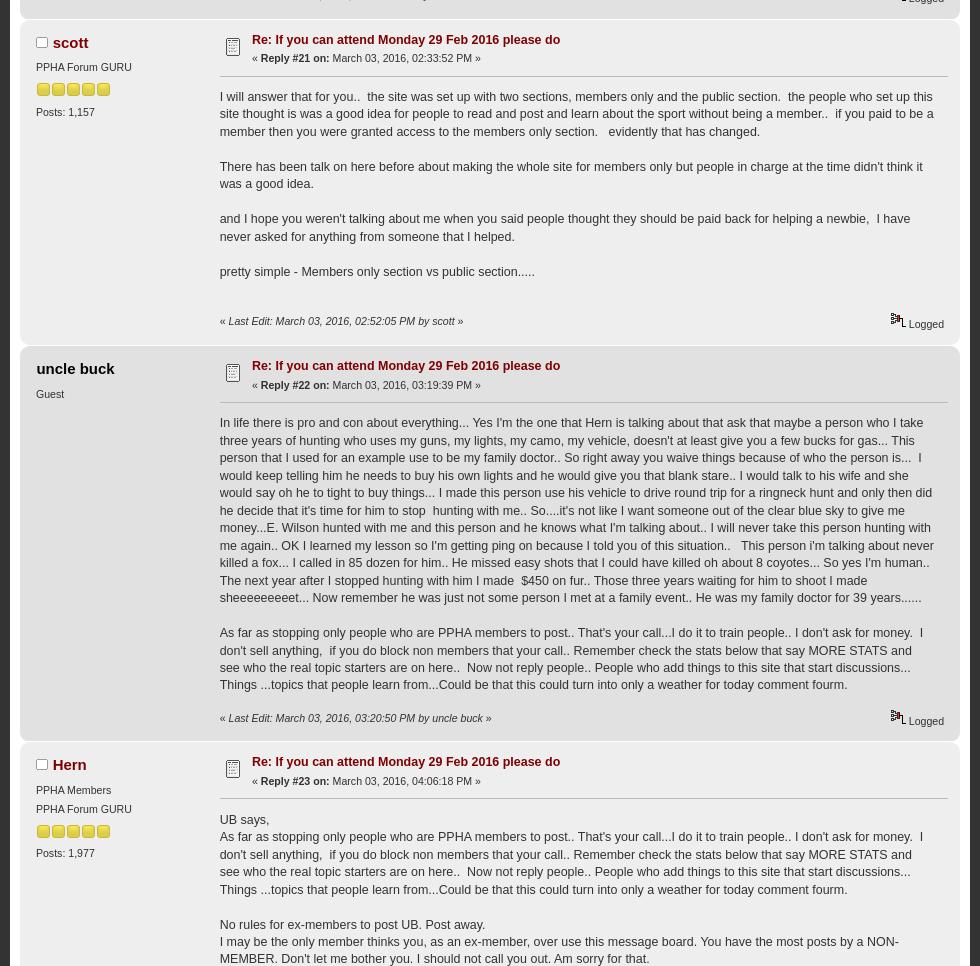  What do you see at coordinates (64, 851) in the screenshot?
I see `'Posts: 1,977'` at bounding box center [64, 851].